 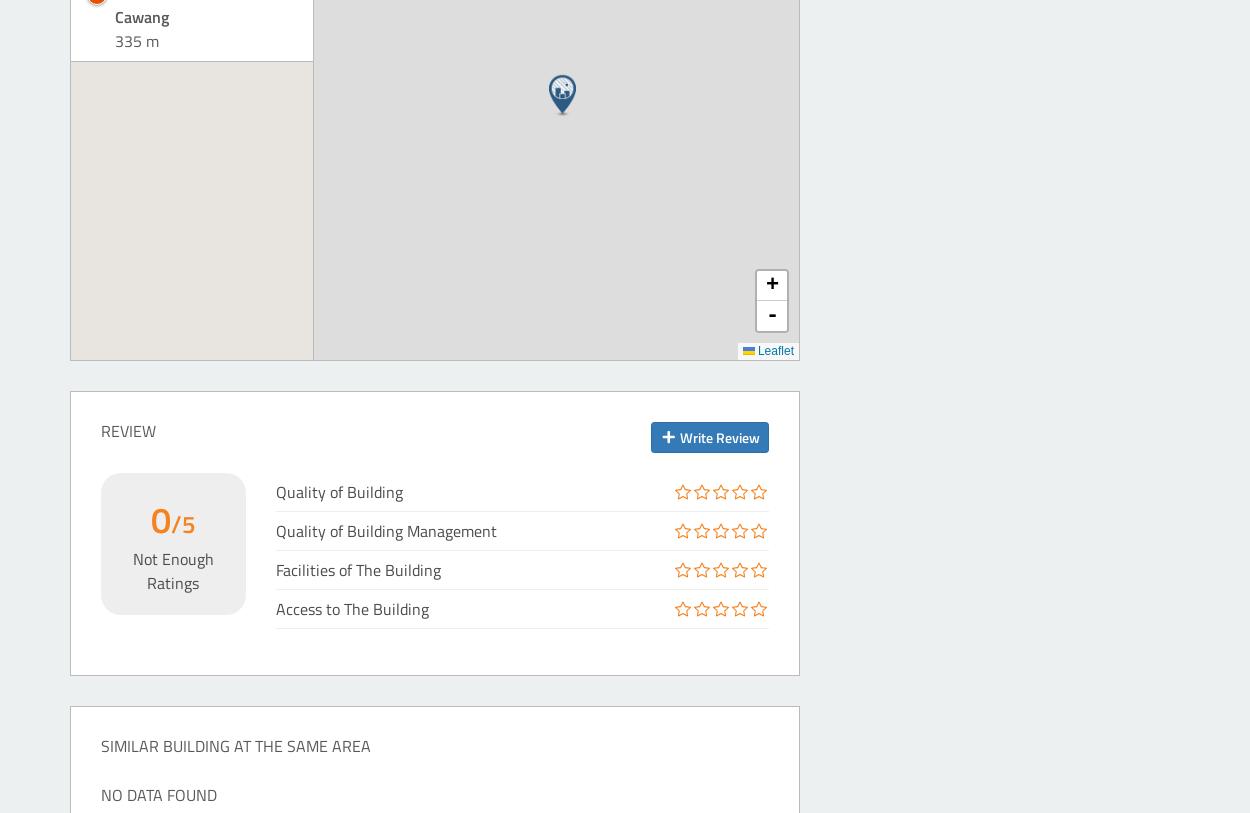 What do you see at coordinates (337, 490) in the screenshot?
I see `'Quality of Building'` at bounding box center [337, 490].